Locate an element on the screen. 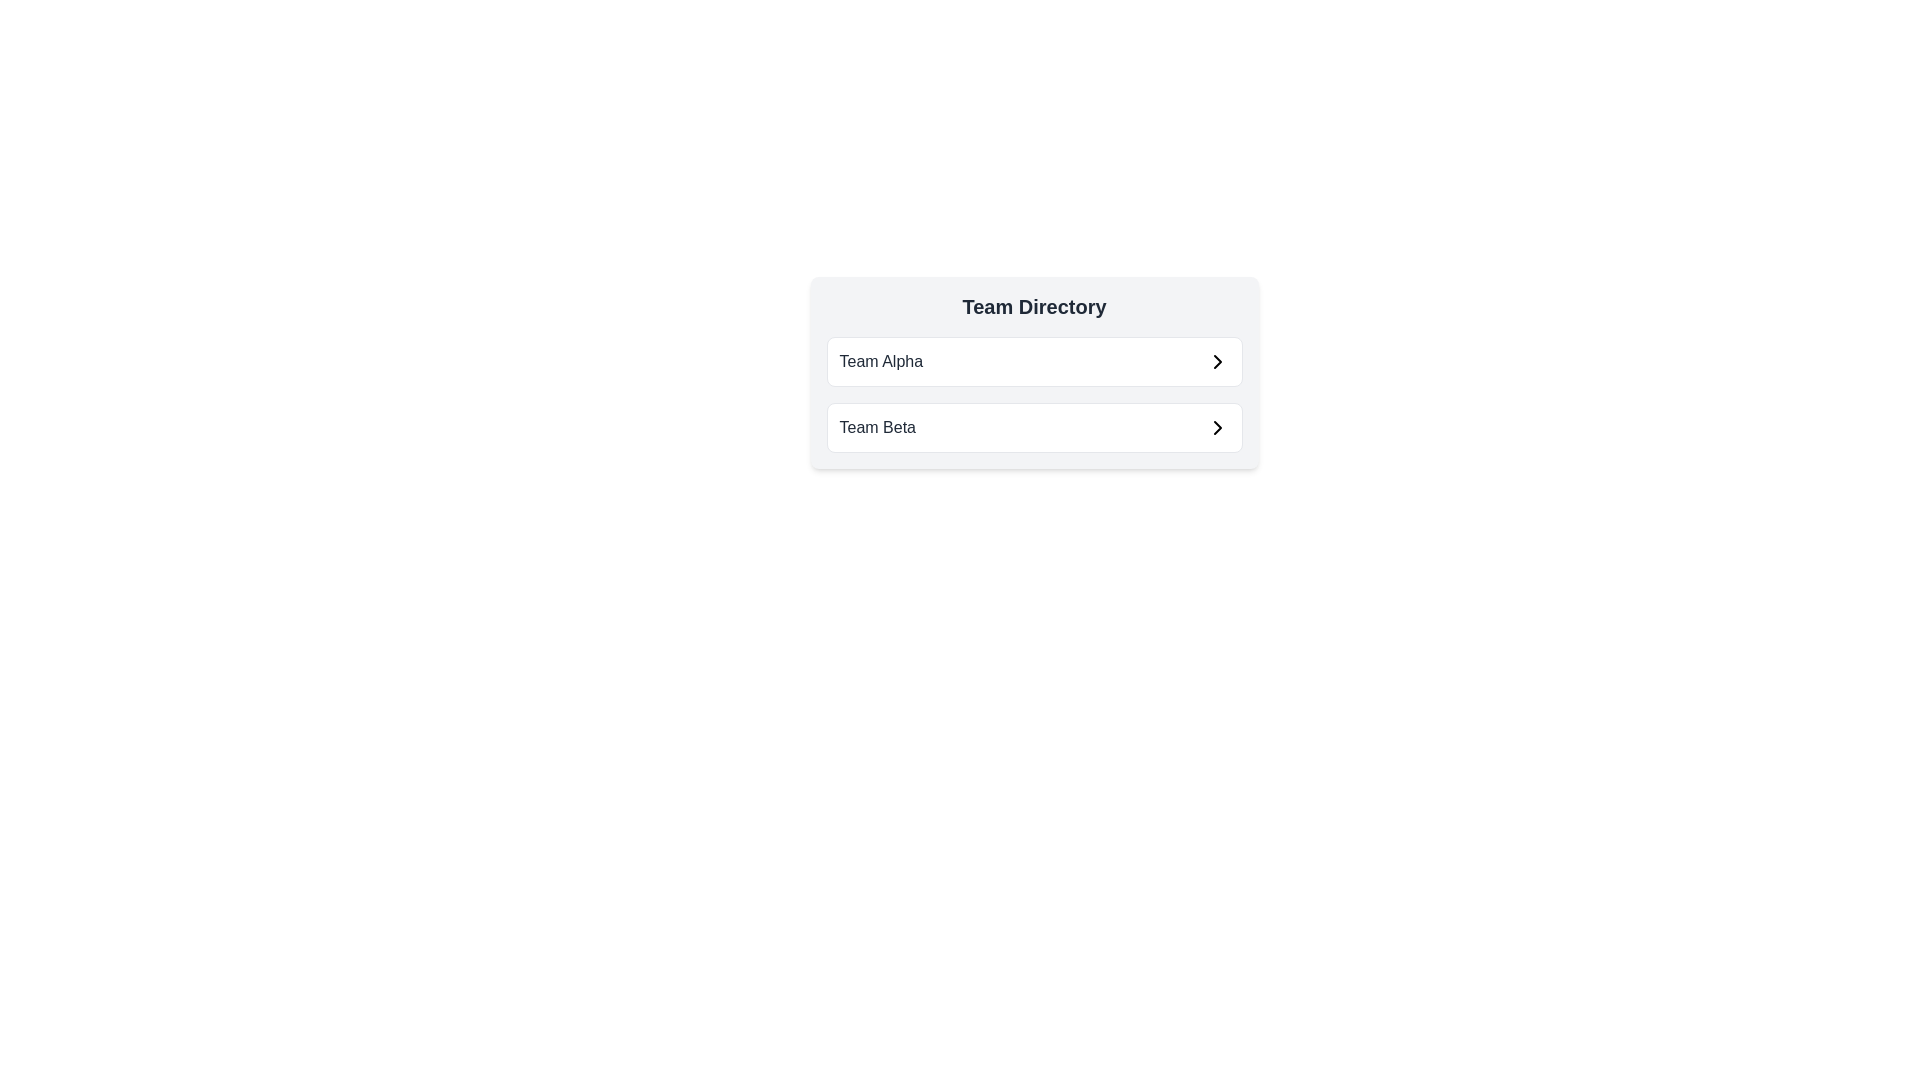  the right-facing chevron icon located beside the text 'Team Beta' in the 'Team Directory' card is located at coordinates (1216, 427).